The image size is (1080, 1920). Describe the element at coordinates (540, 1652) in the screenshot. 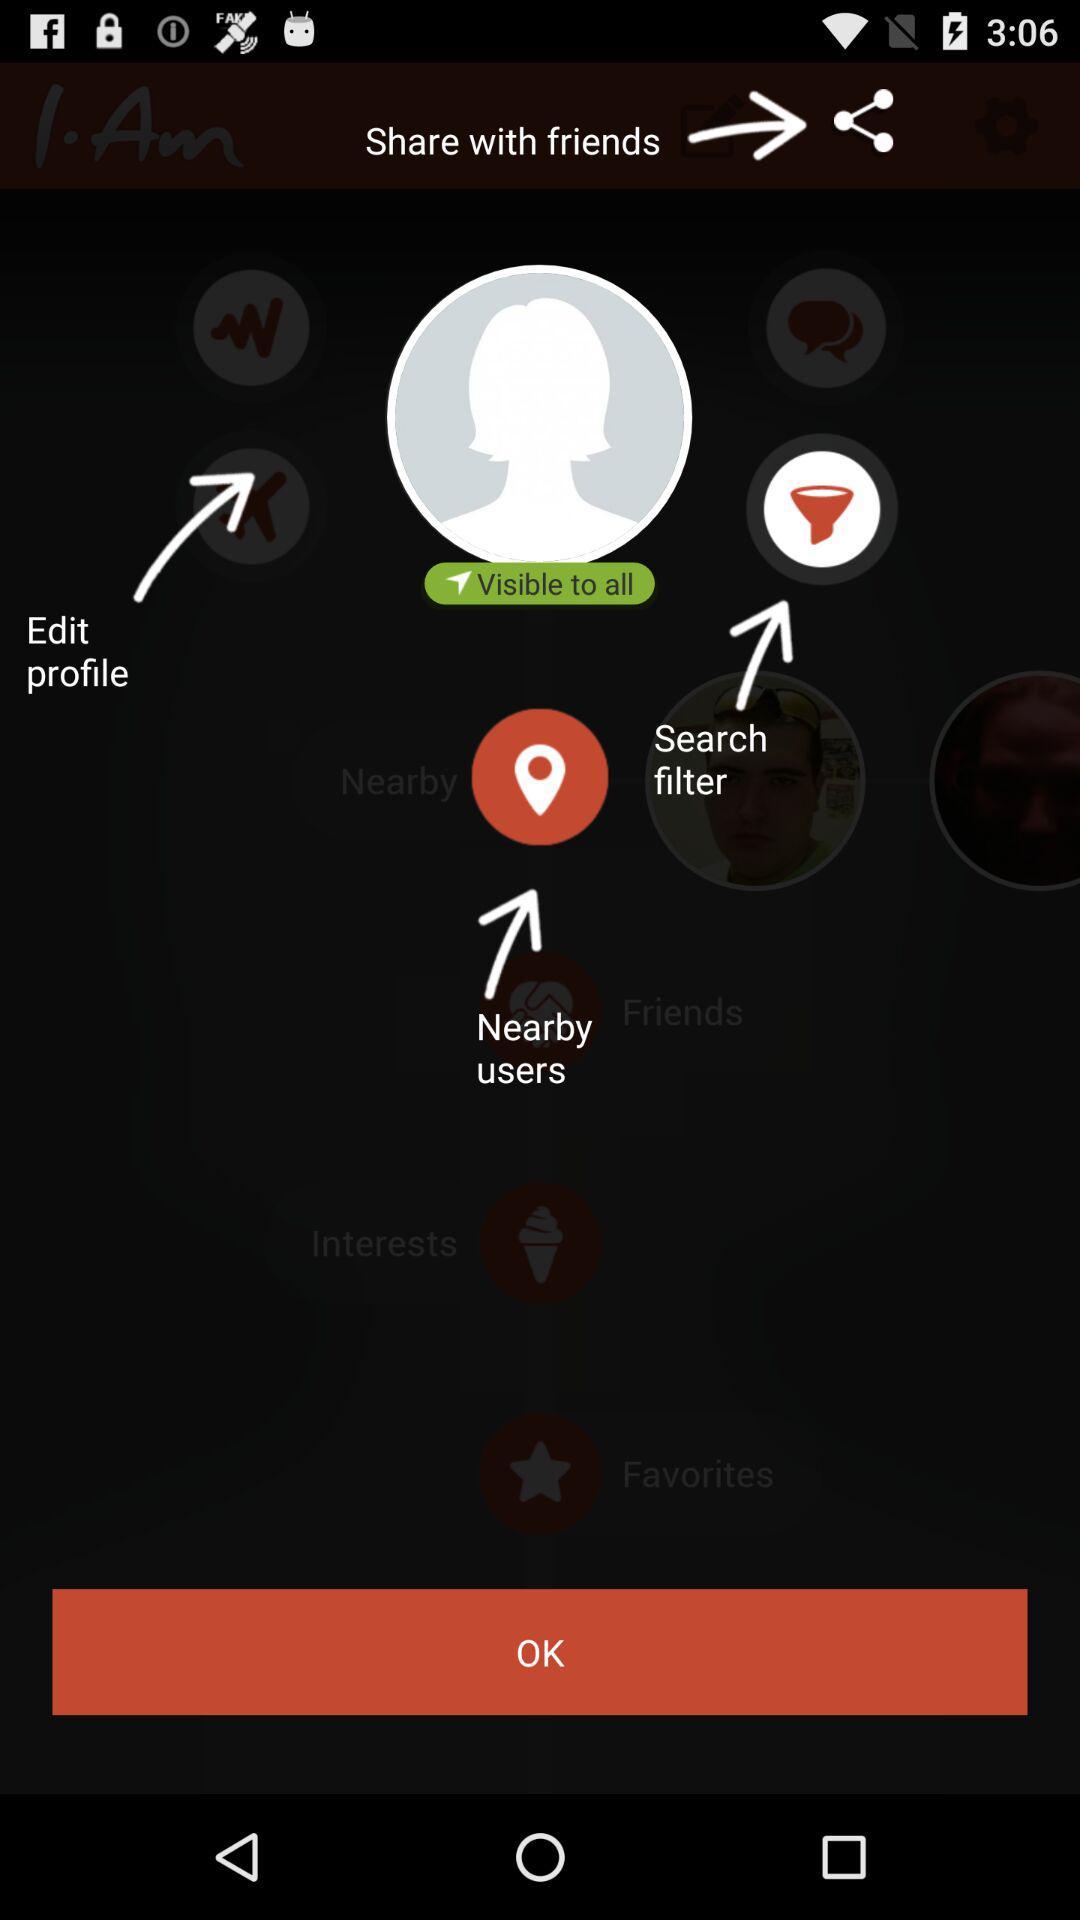

I see `the item below nearby` at that location.